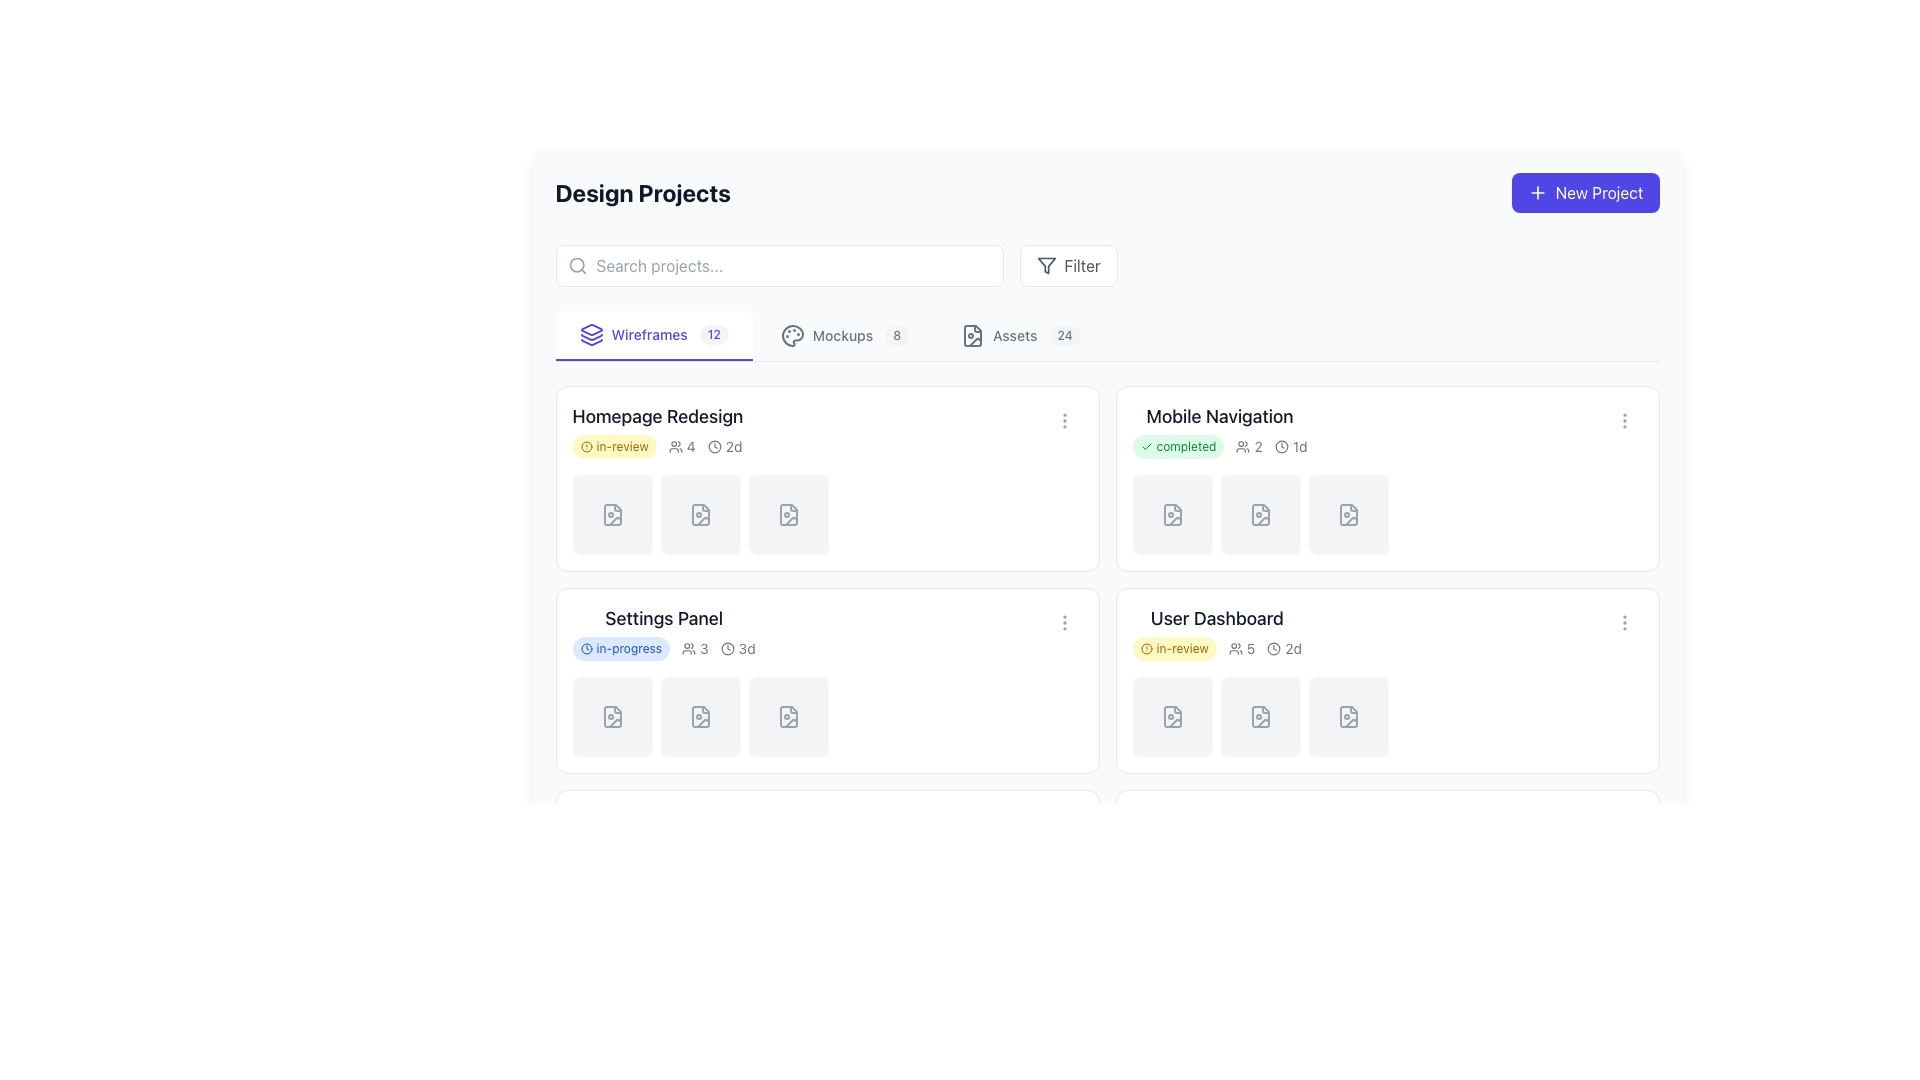 The height and width of the screenshot is (1080, 1920). I want to click on the fourth image placeholder or file preview icon in the 'Homepage Redesign' project section, which is part of the 'Design Projects' group, so click(787, 514).